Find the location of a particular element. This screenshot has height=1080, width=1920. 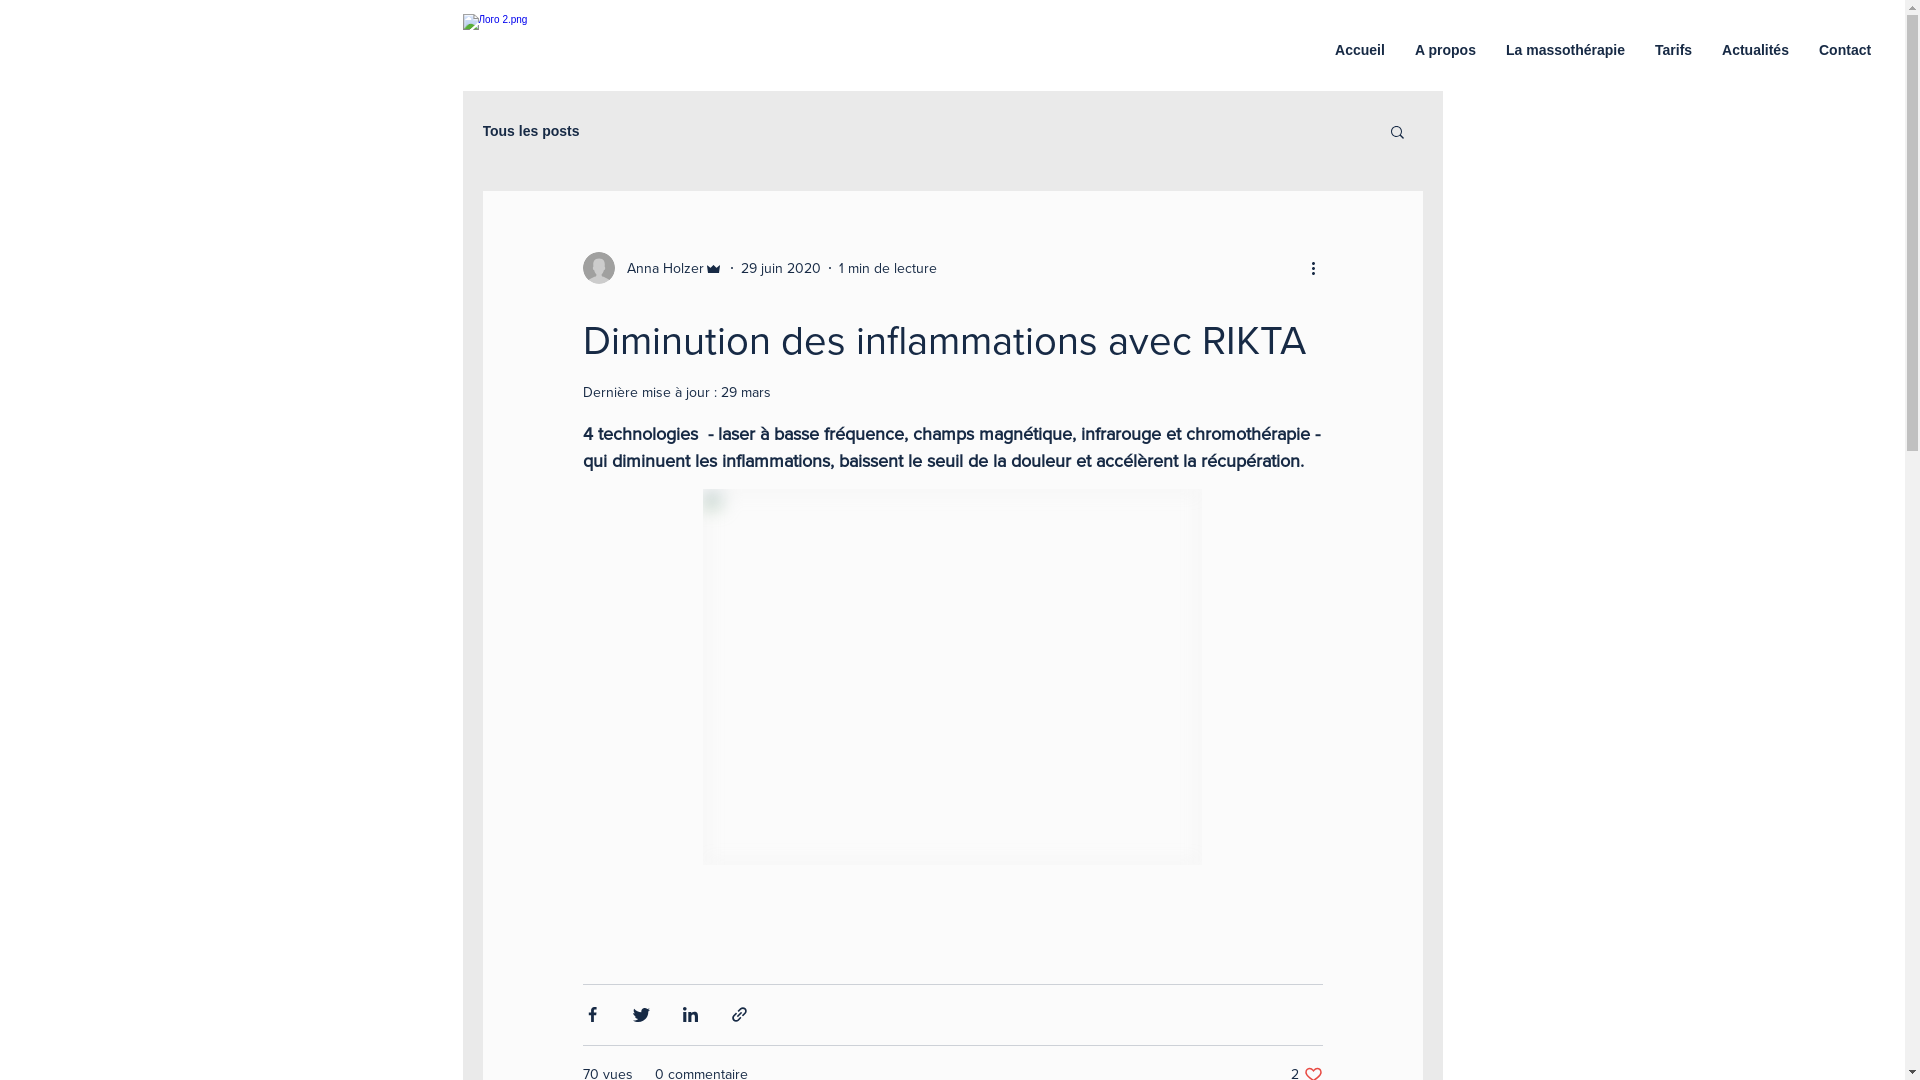

'Contact' is located at coordinates (1843, 49).